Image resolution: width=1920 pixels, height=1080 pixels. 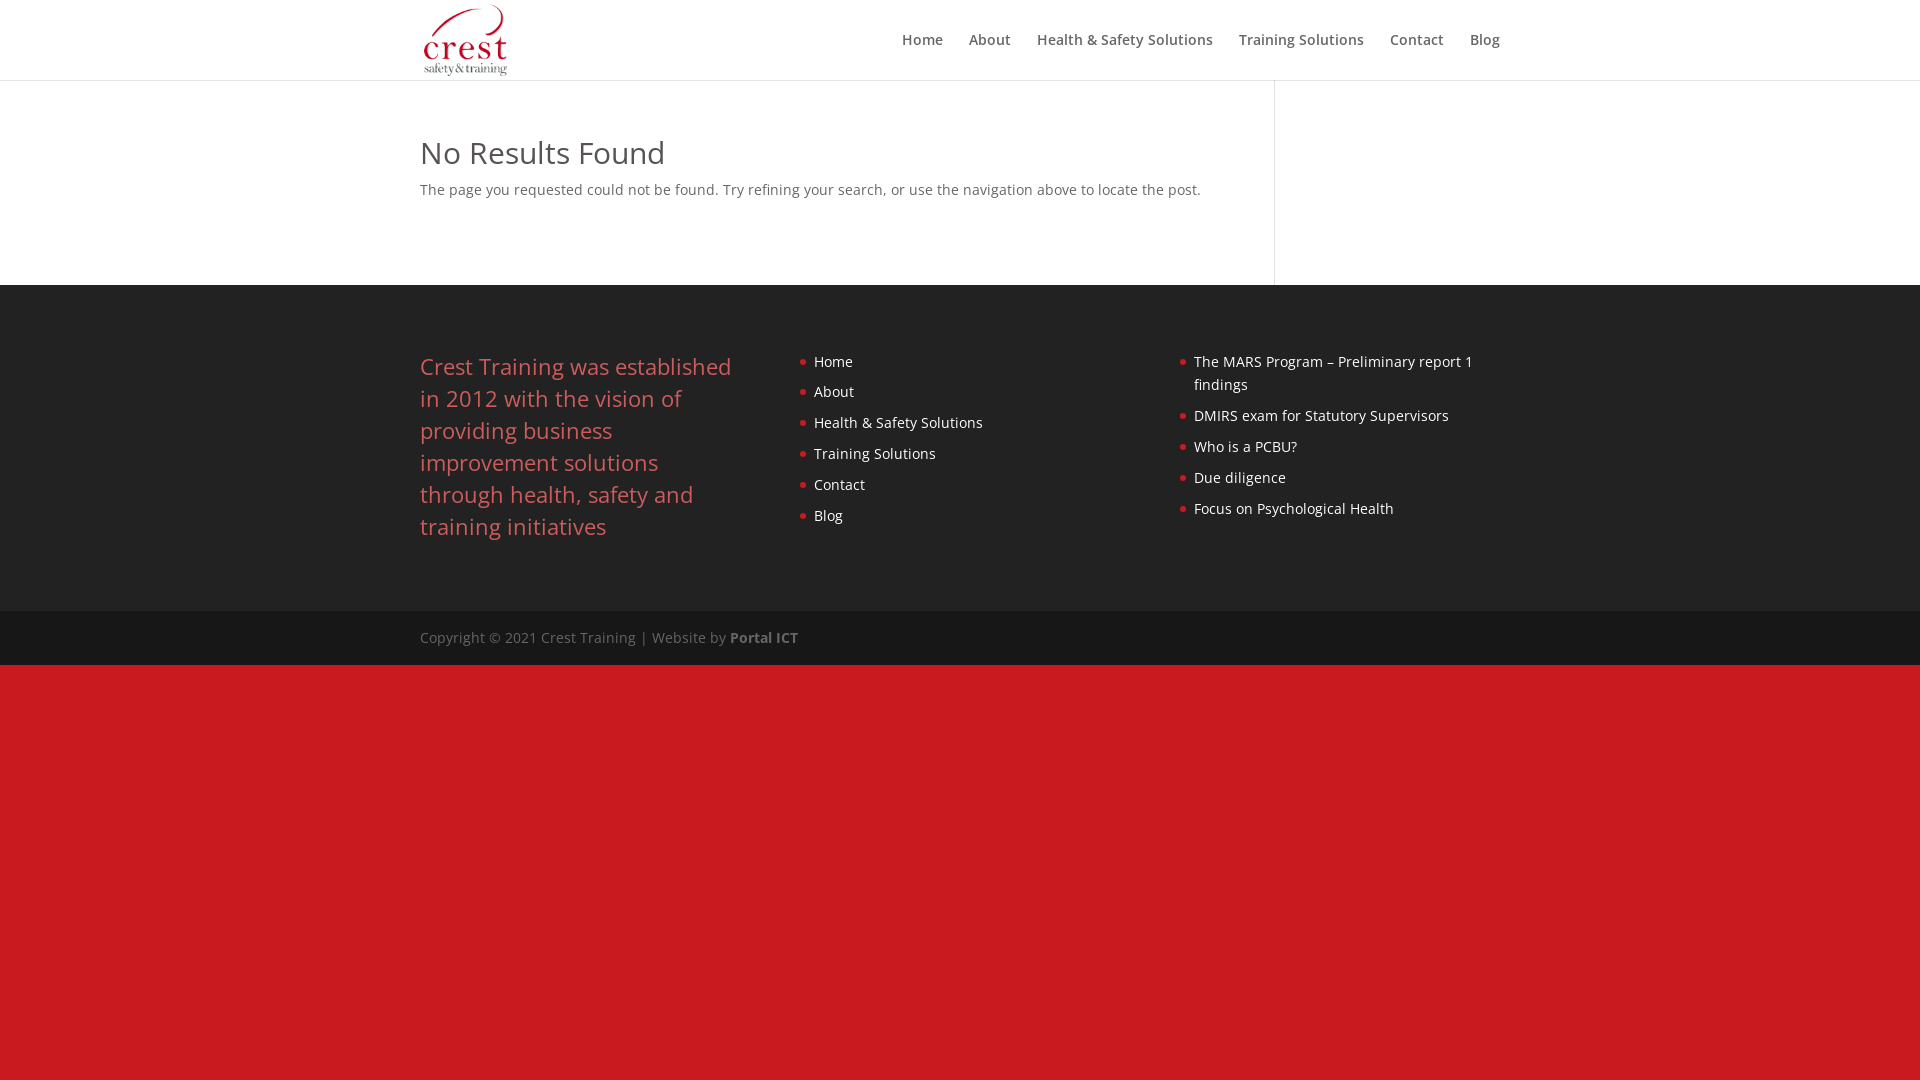 I want to click on 'Contact', so click(x=1415, y=55).